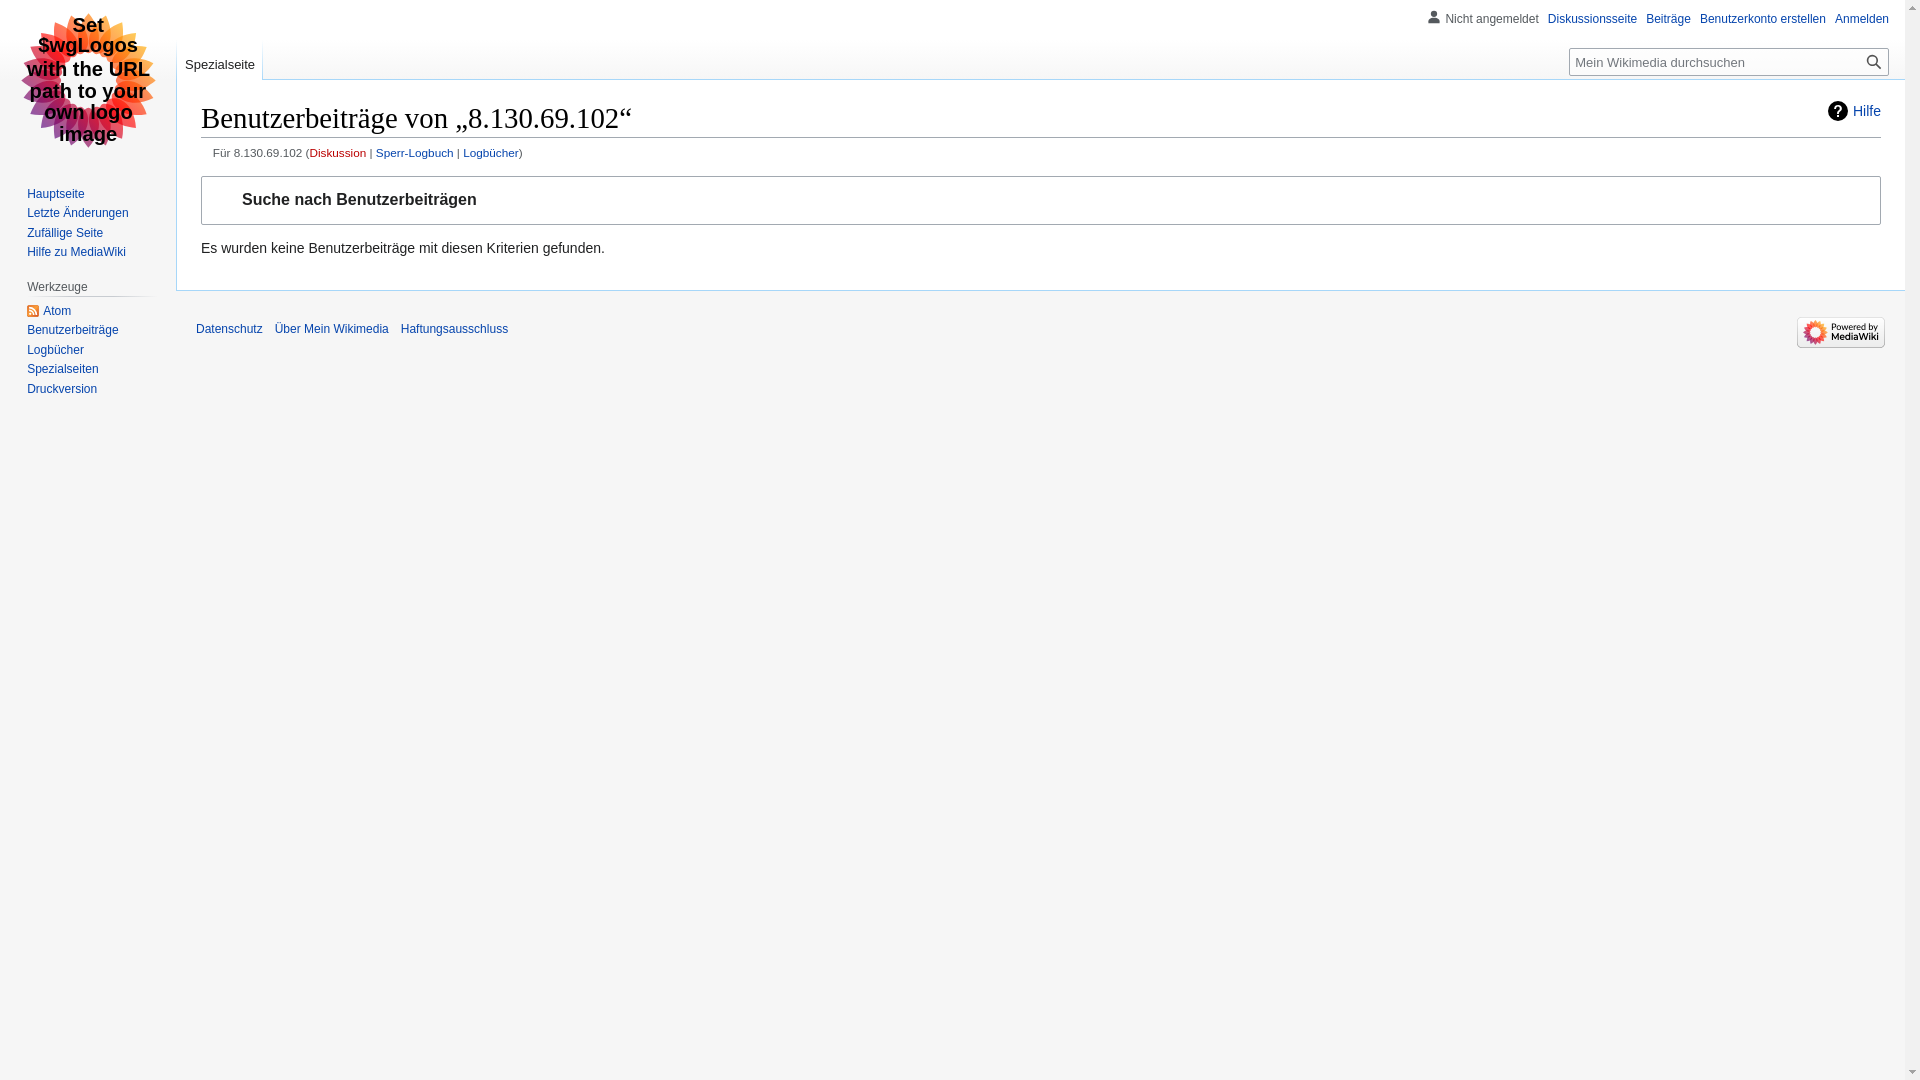 This screenshot has width=1920, height=1080. I want to click on 'Hilfe zu MediaWiki', so click(76, 250).